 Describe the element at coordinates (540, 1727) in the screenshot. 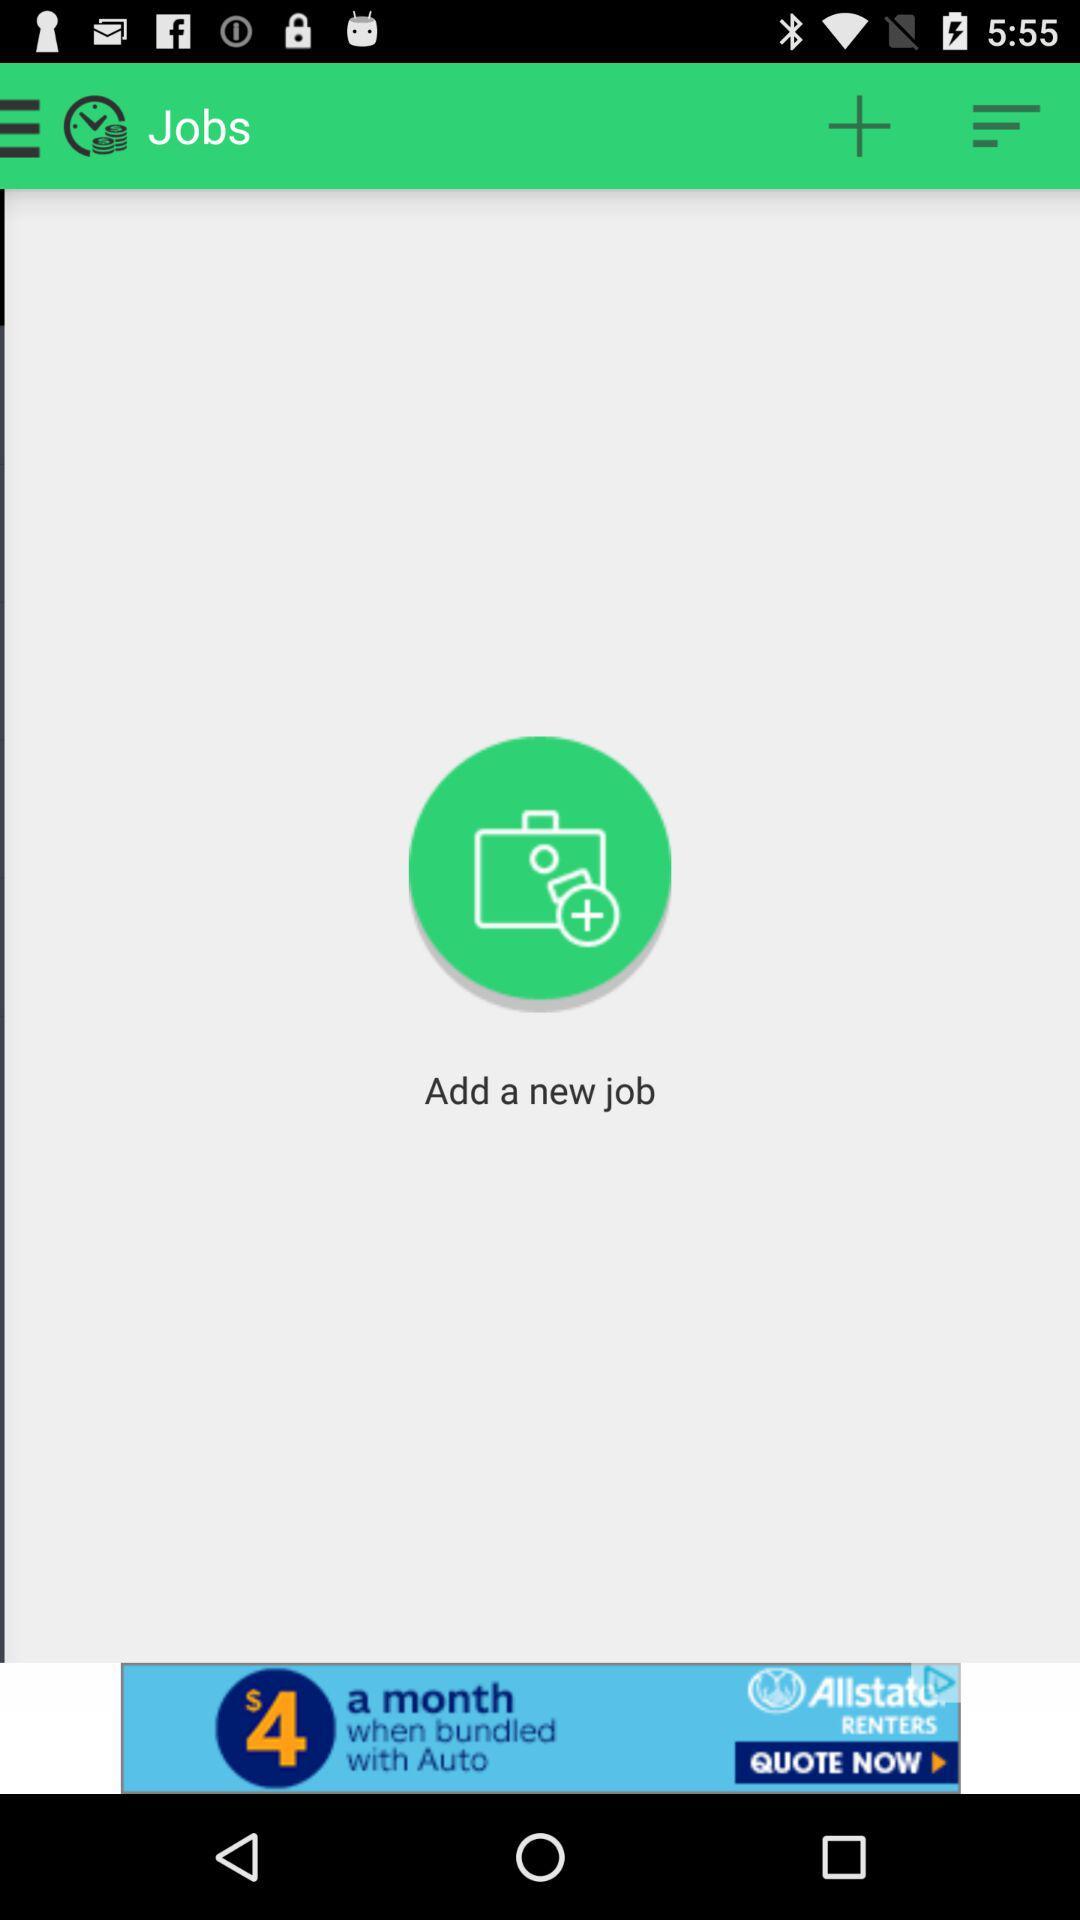

I see `advertisement botton` at that location.